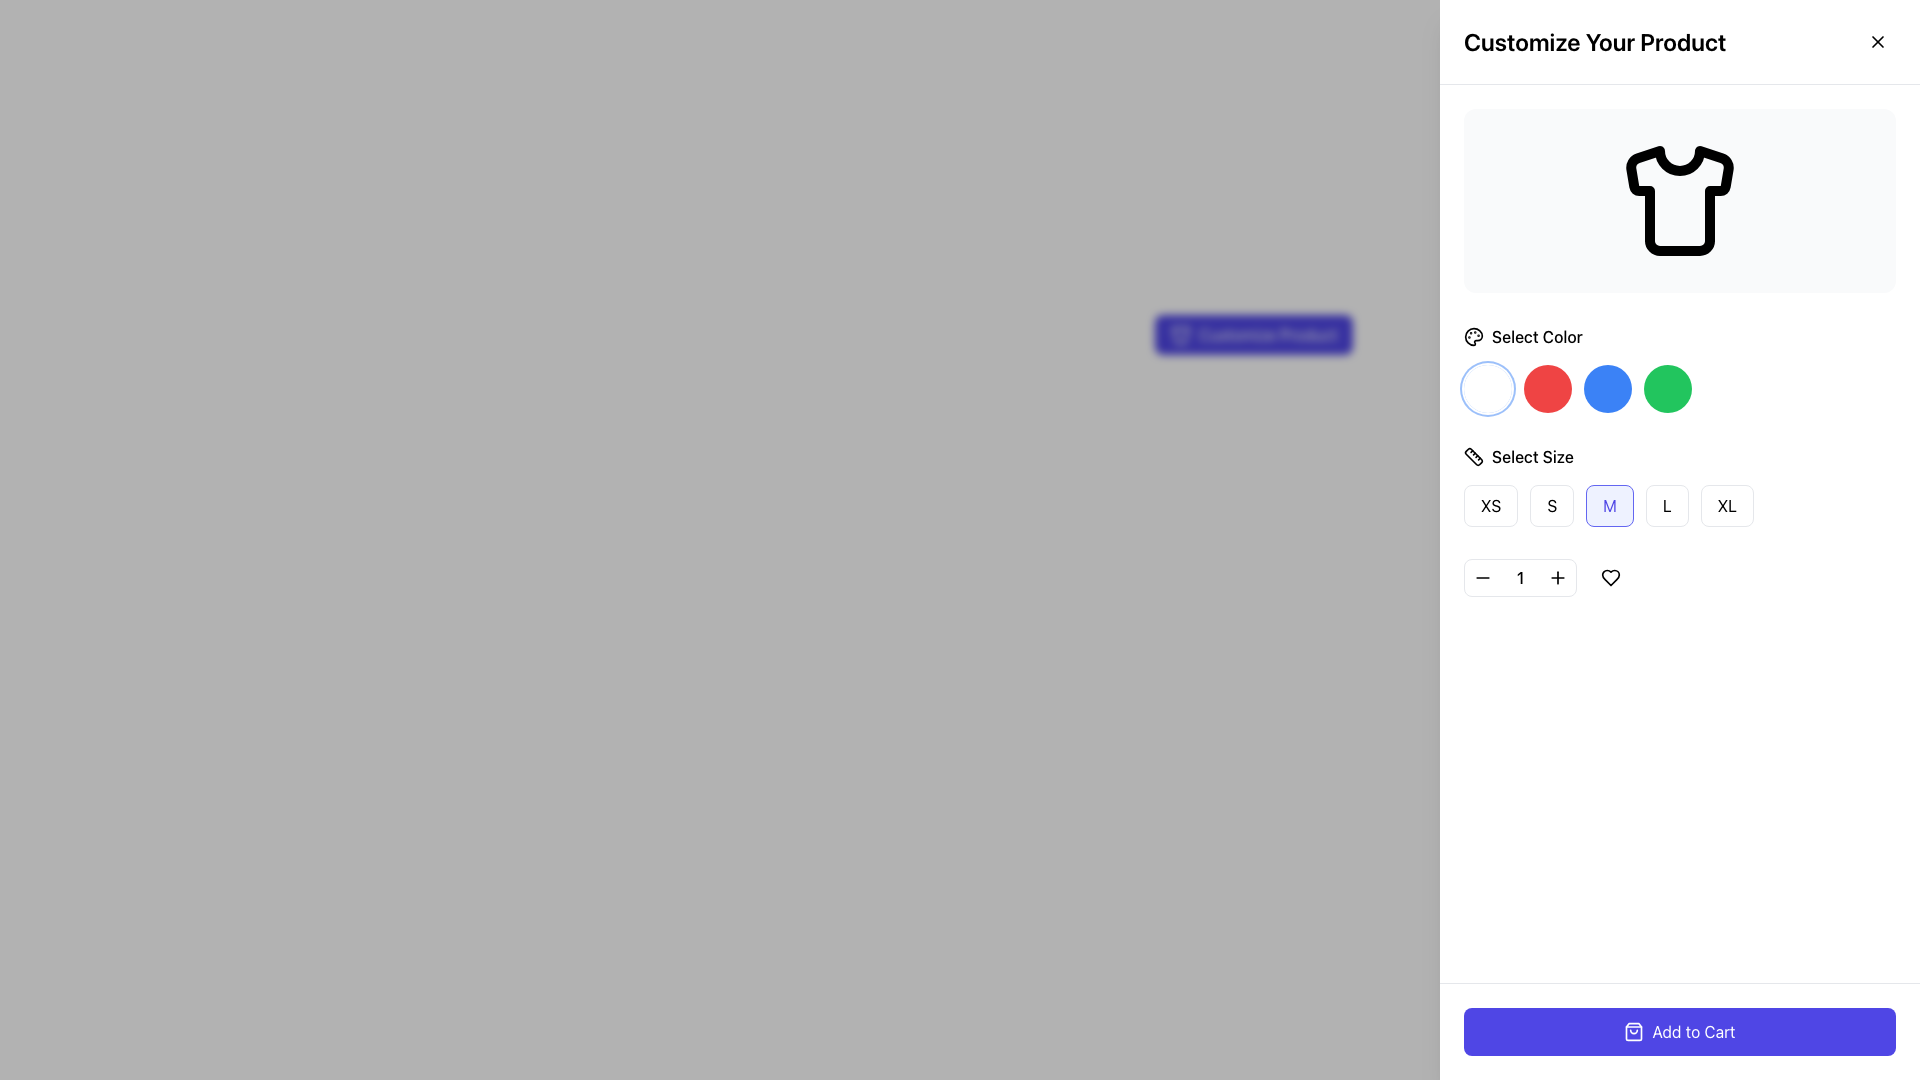 Image resolution: width=1920 pixels, height=1080 pixels. Describe the element at coordinates (1680, 200) in the screenshot. I see `the shirt icon located in the top right panel under the 'Customize Your Product' section, which is styled with a black stroke and white fill` at that location.